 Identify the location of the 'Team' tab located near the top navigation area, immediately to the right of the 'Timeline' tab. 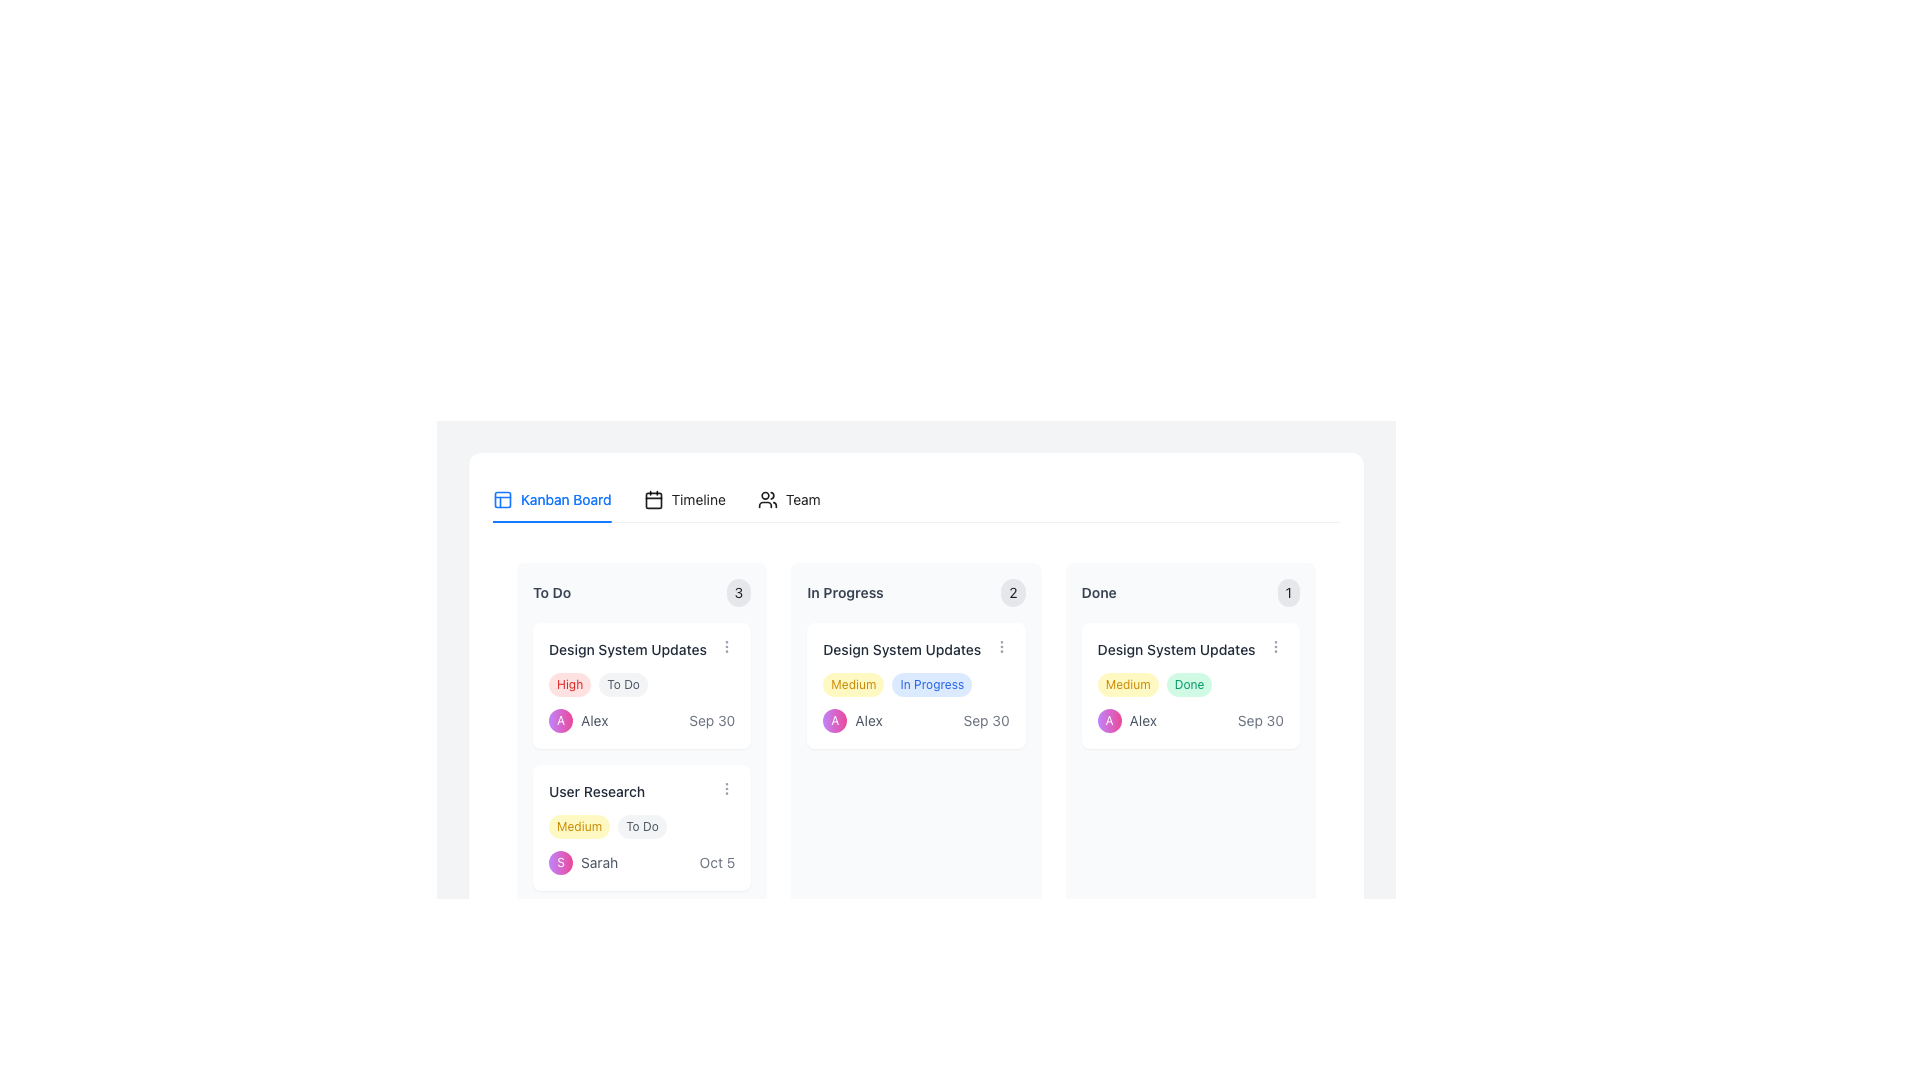
(788, 499).